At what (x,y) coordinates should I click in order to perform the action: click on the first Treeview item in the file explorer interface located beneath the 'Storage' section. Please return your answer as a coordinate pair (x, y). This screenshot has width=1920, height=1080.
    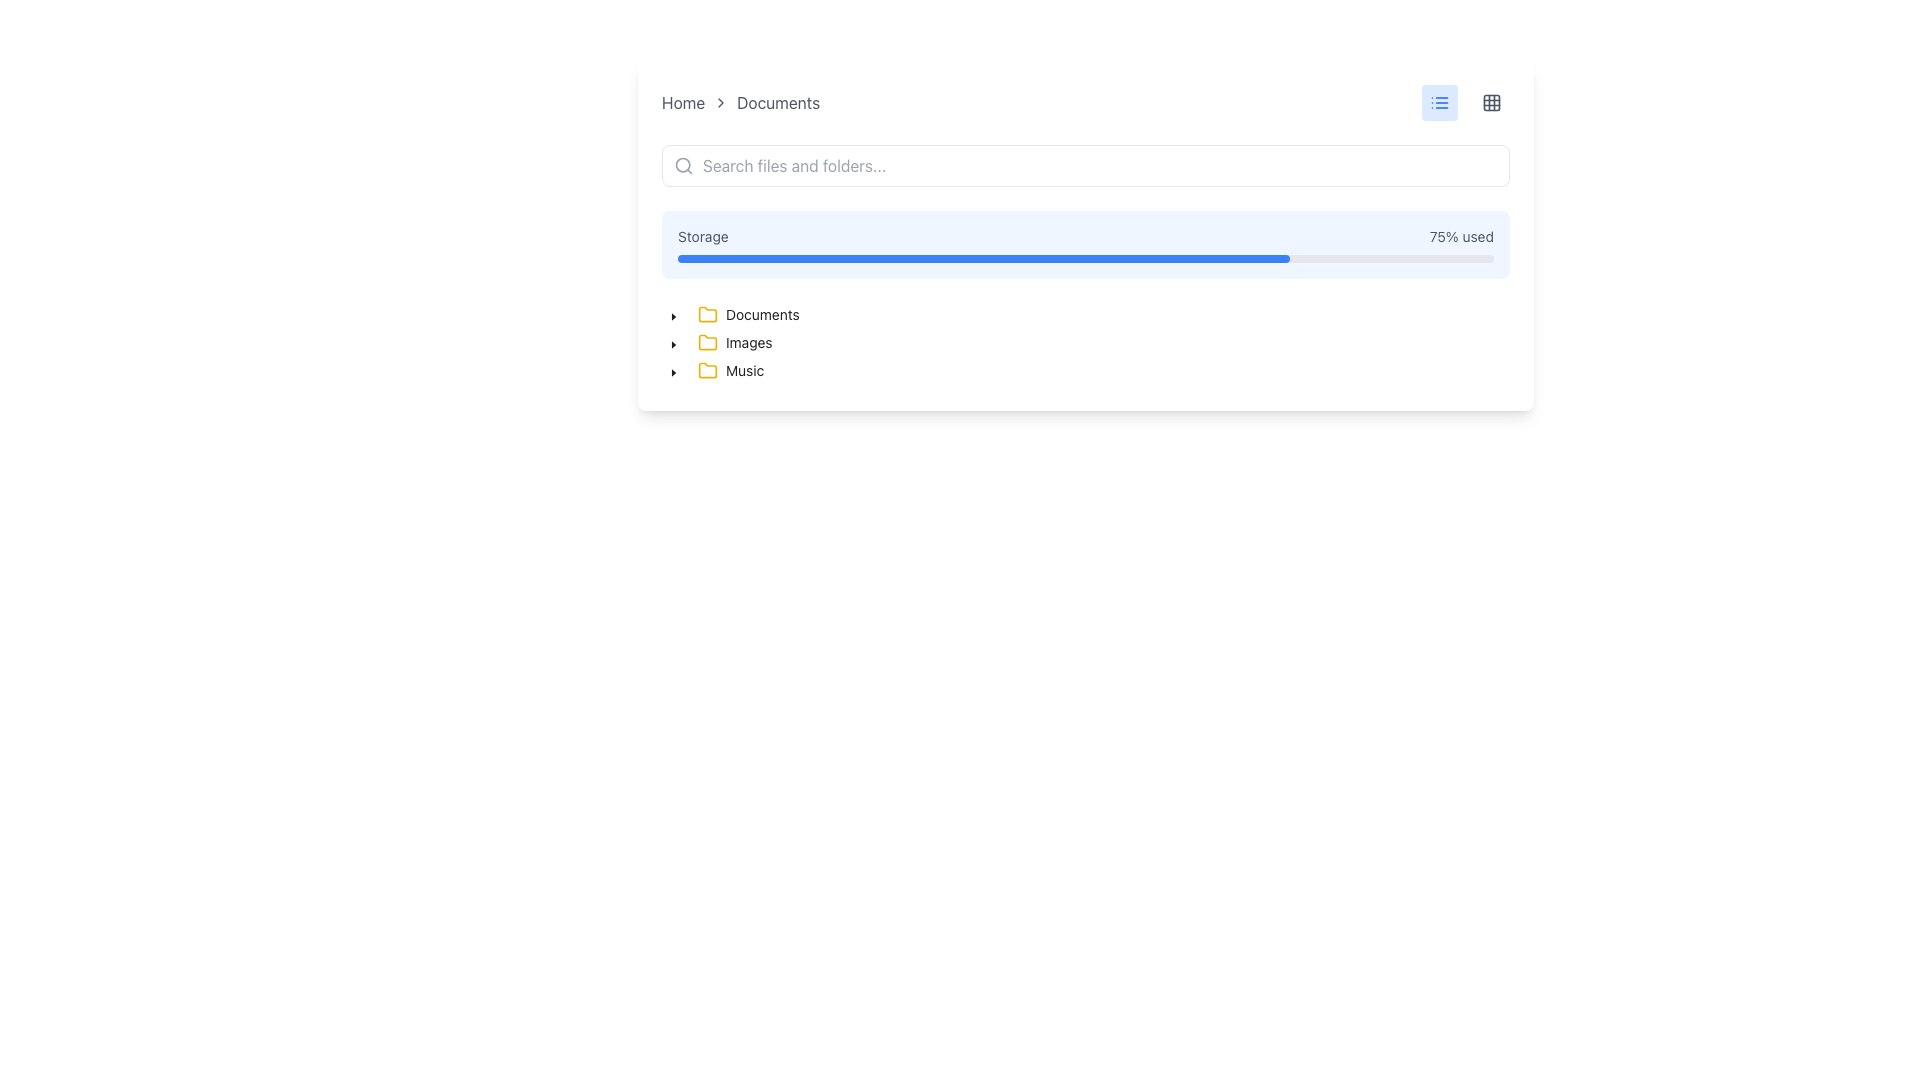
    Looking at the image, I should click on (747, 315).